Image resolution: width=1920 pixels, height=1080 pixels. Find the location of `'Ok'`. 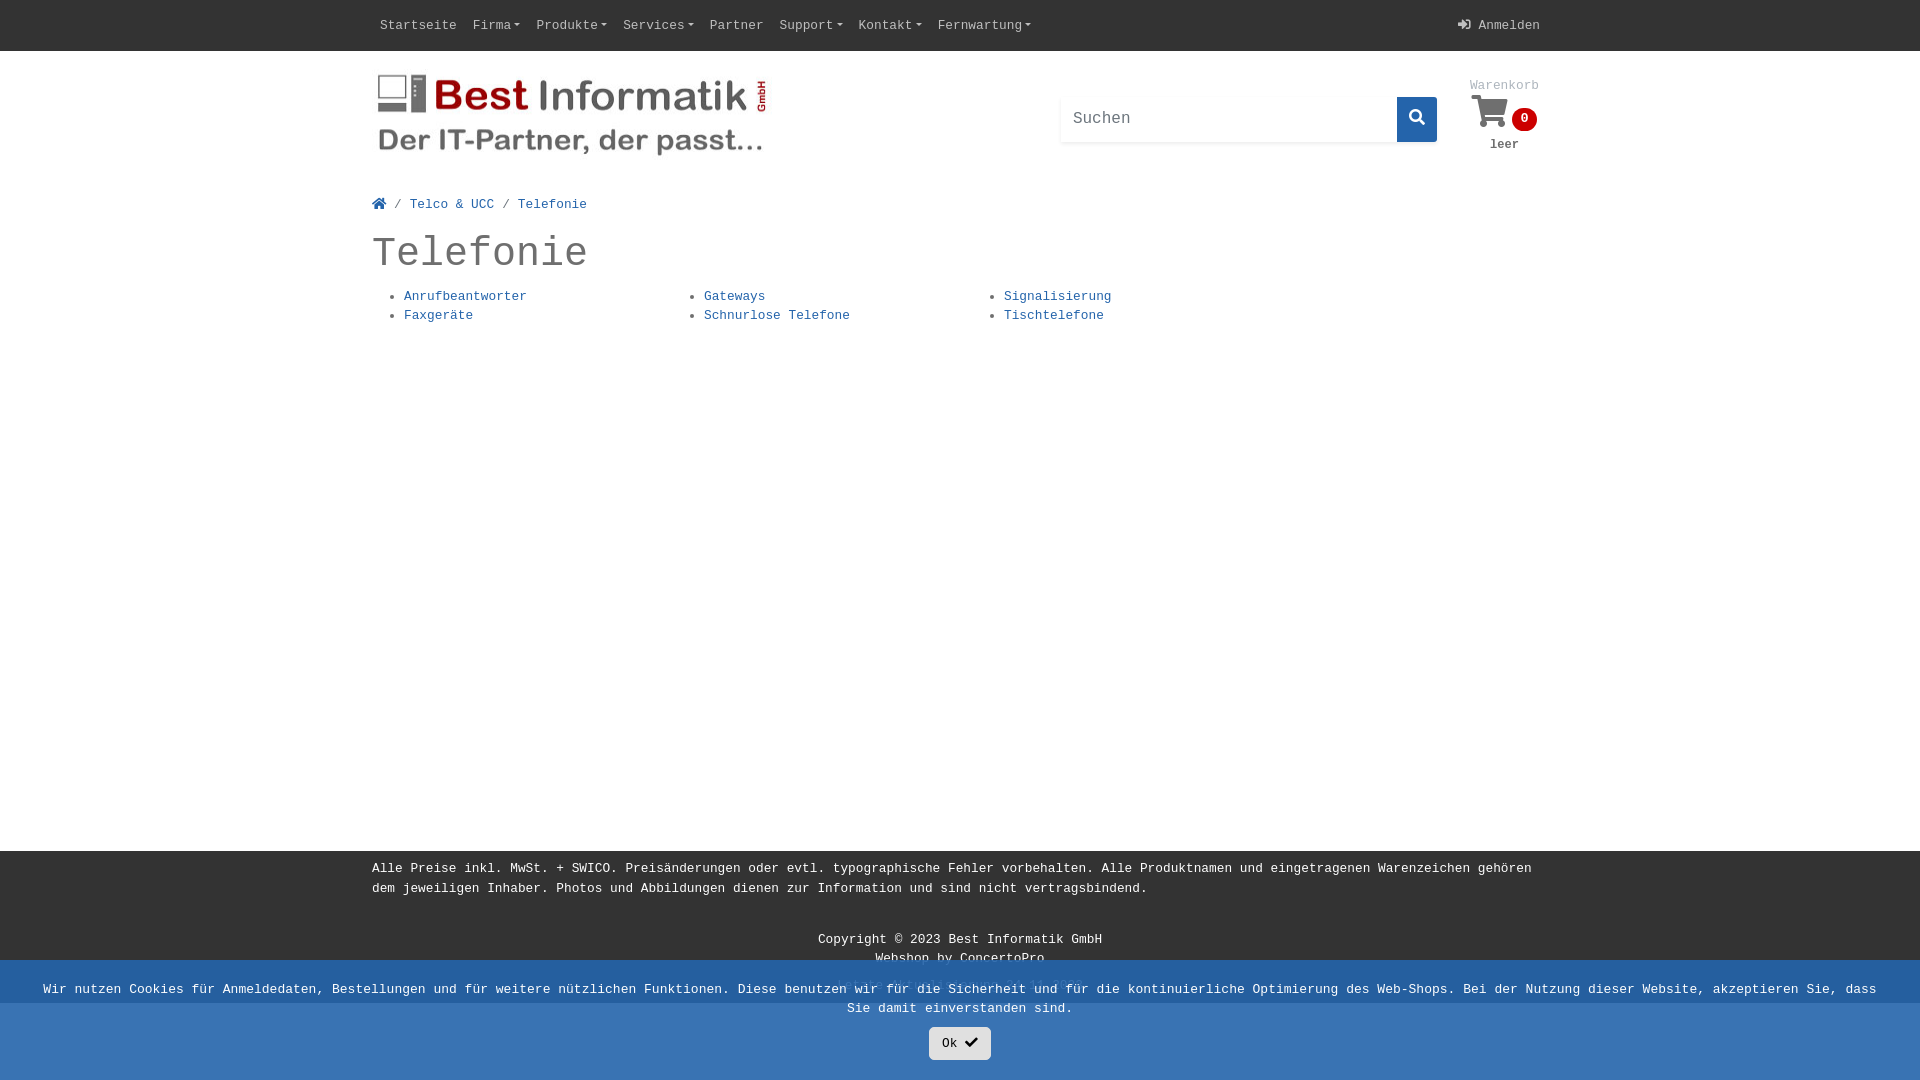

'Ok' is located at coordinates (960, 1042).